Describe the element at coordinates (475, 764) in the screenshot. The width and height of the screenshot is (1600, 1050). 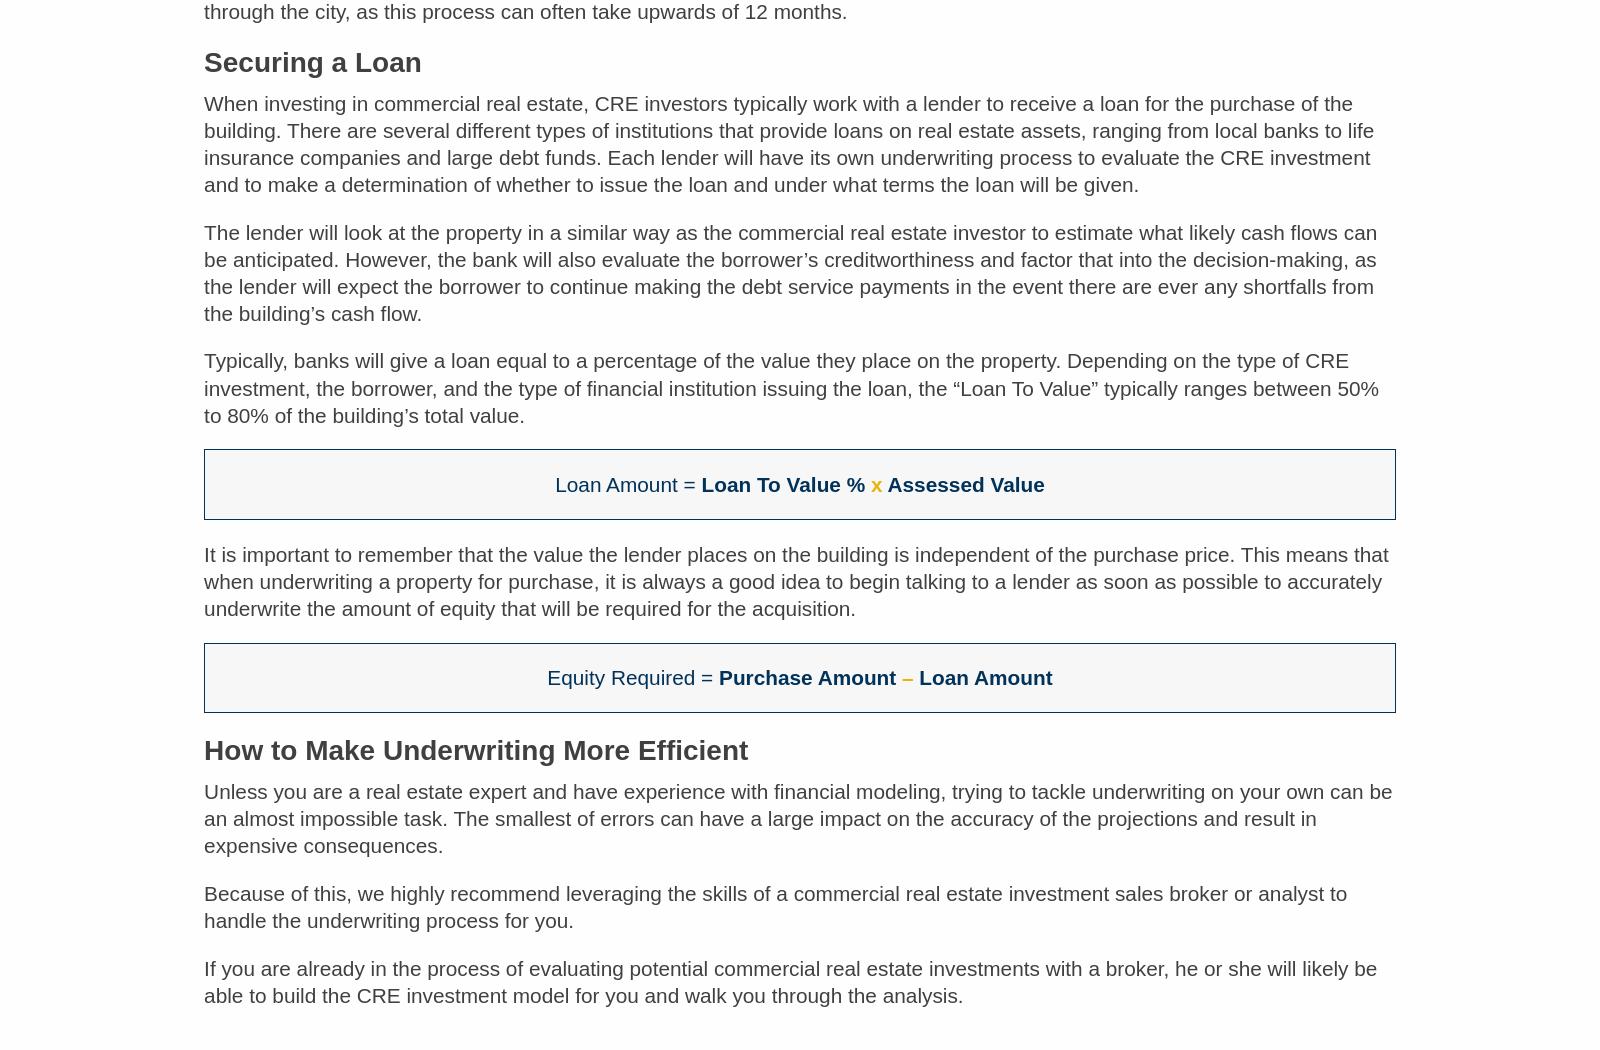
I see `'How to Make Underwriting More Efficient'` at that location.